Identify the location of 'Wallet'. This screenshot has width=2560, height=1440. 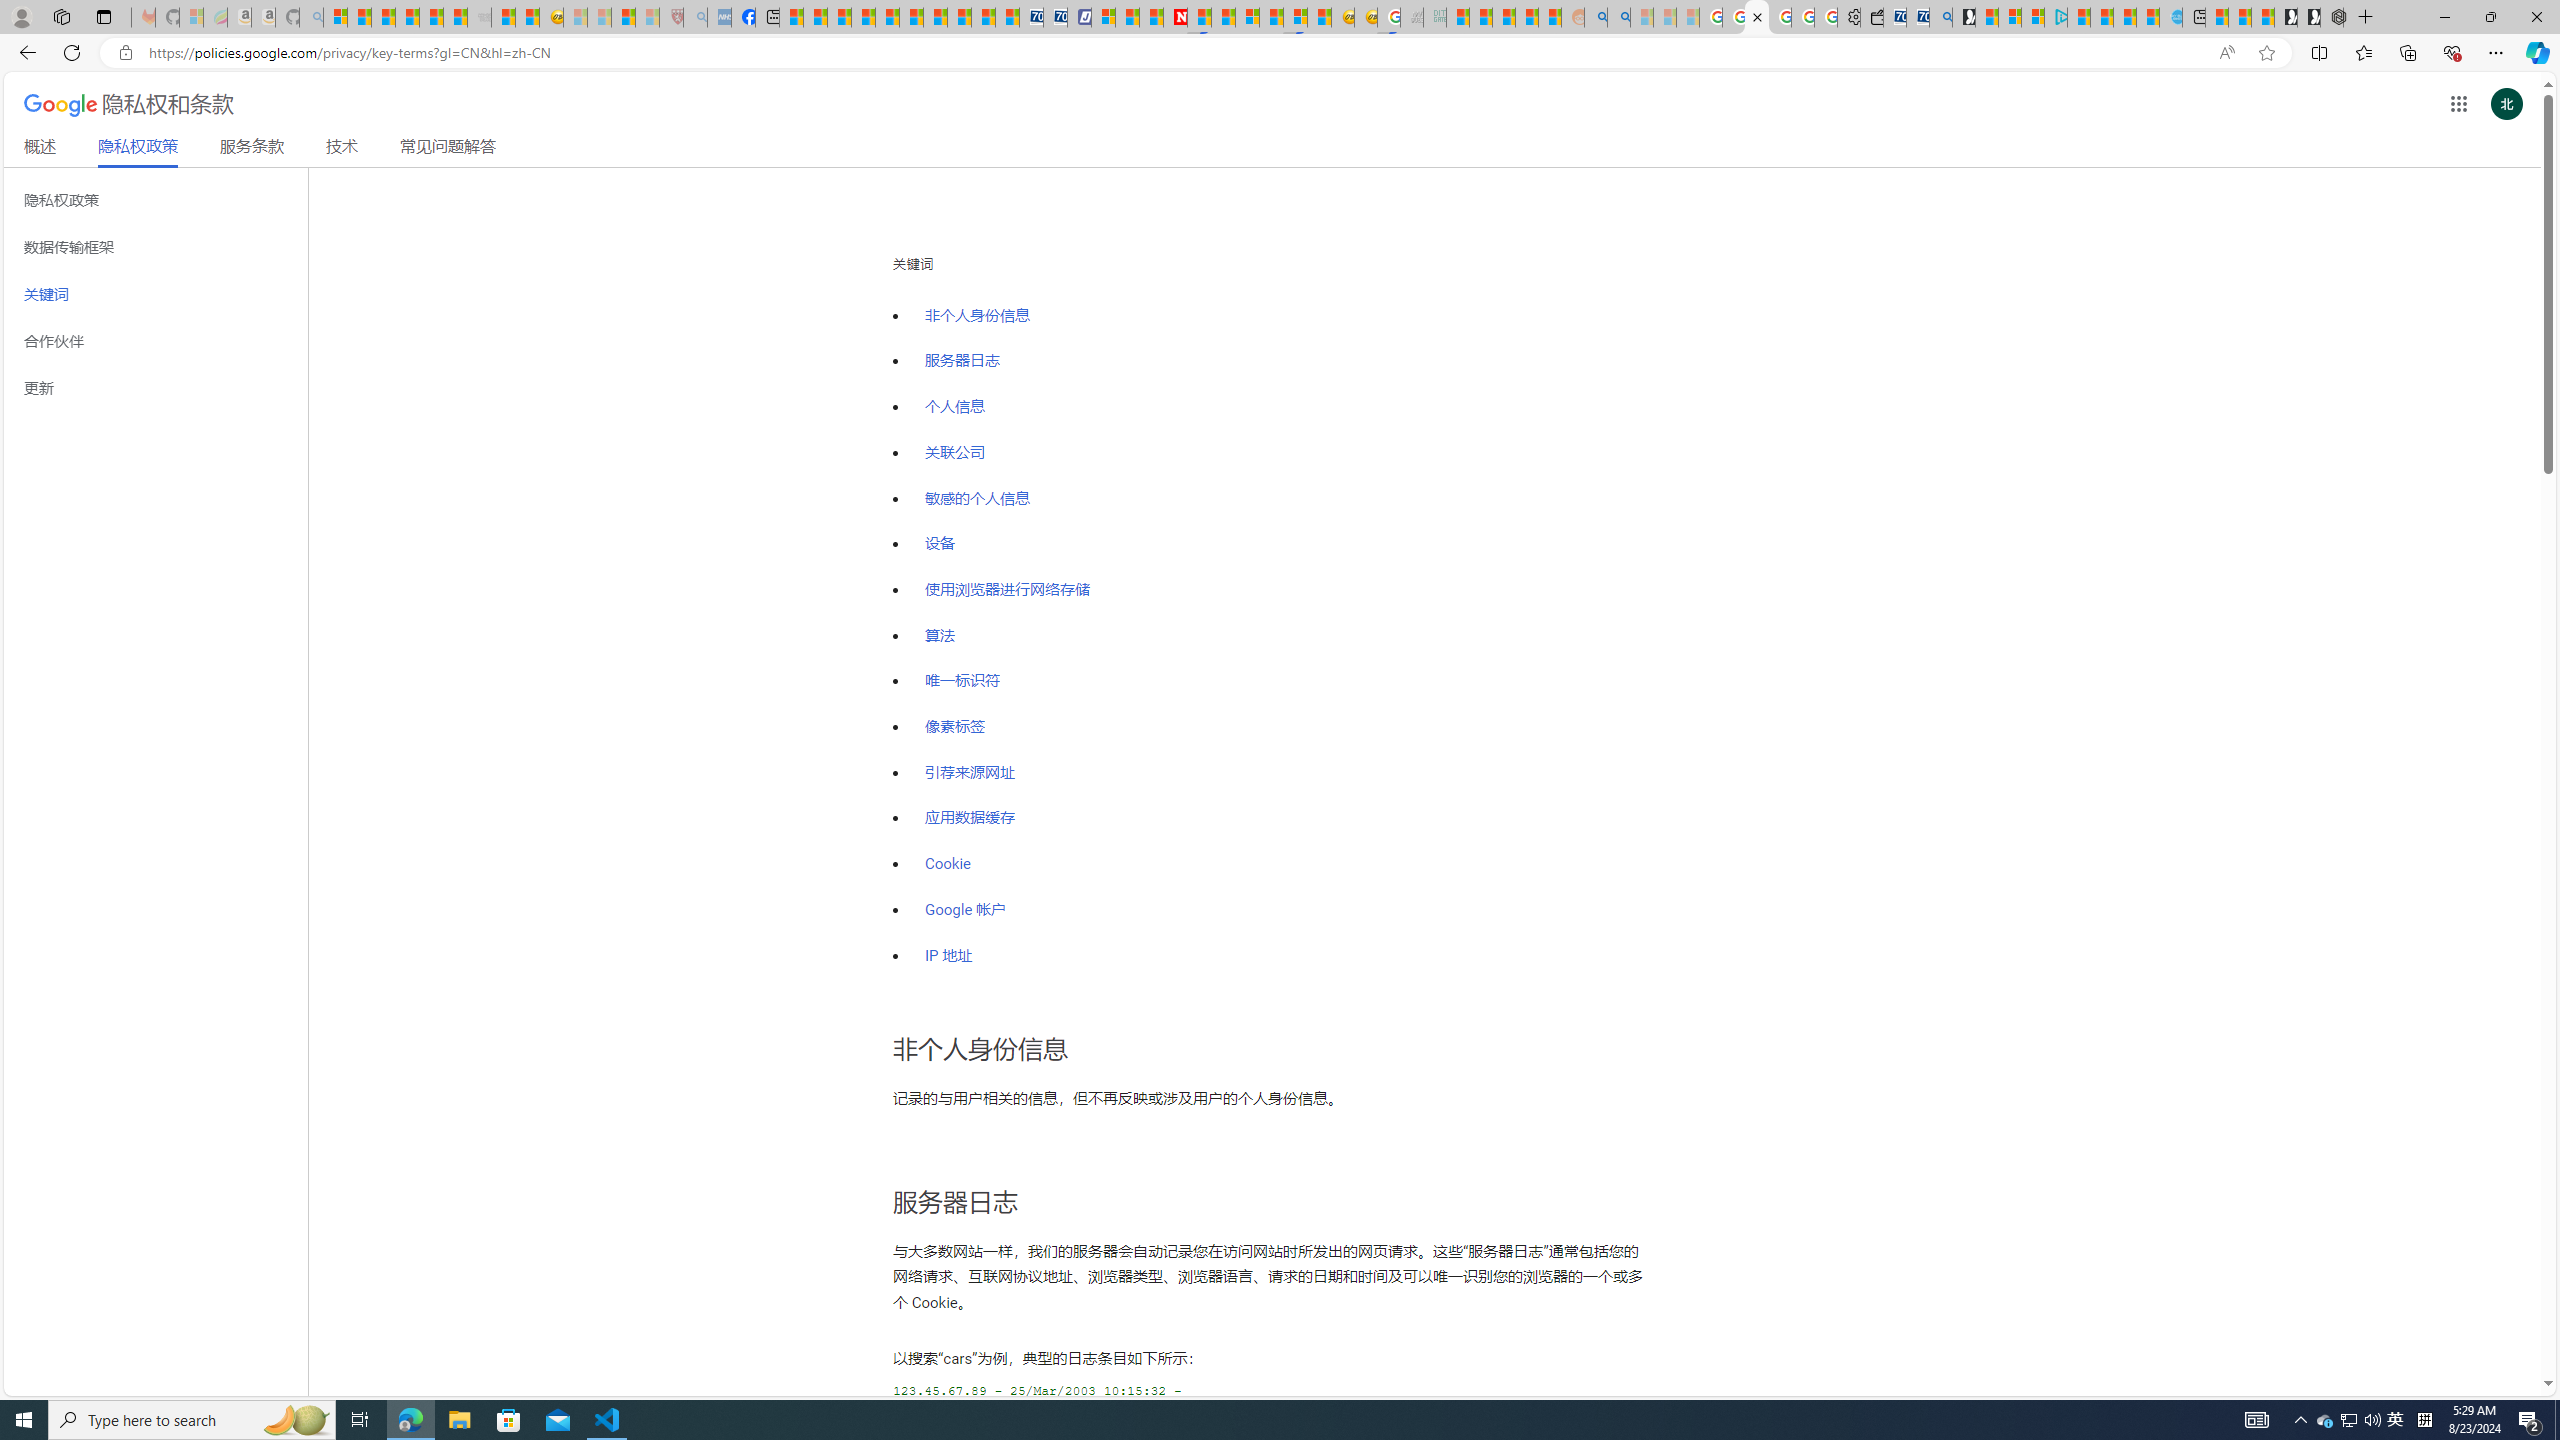
(1871, 16).